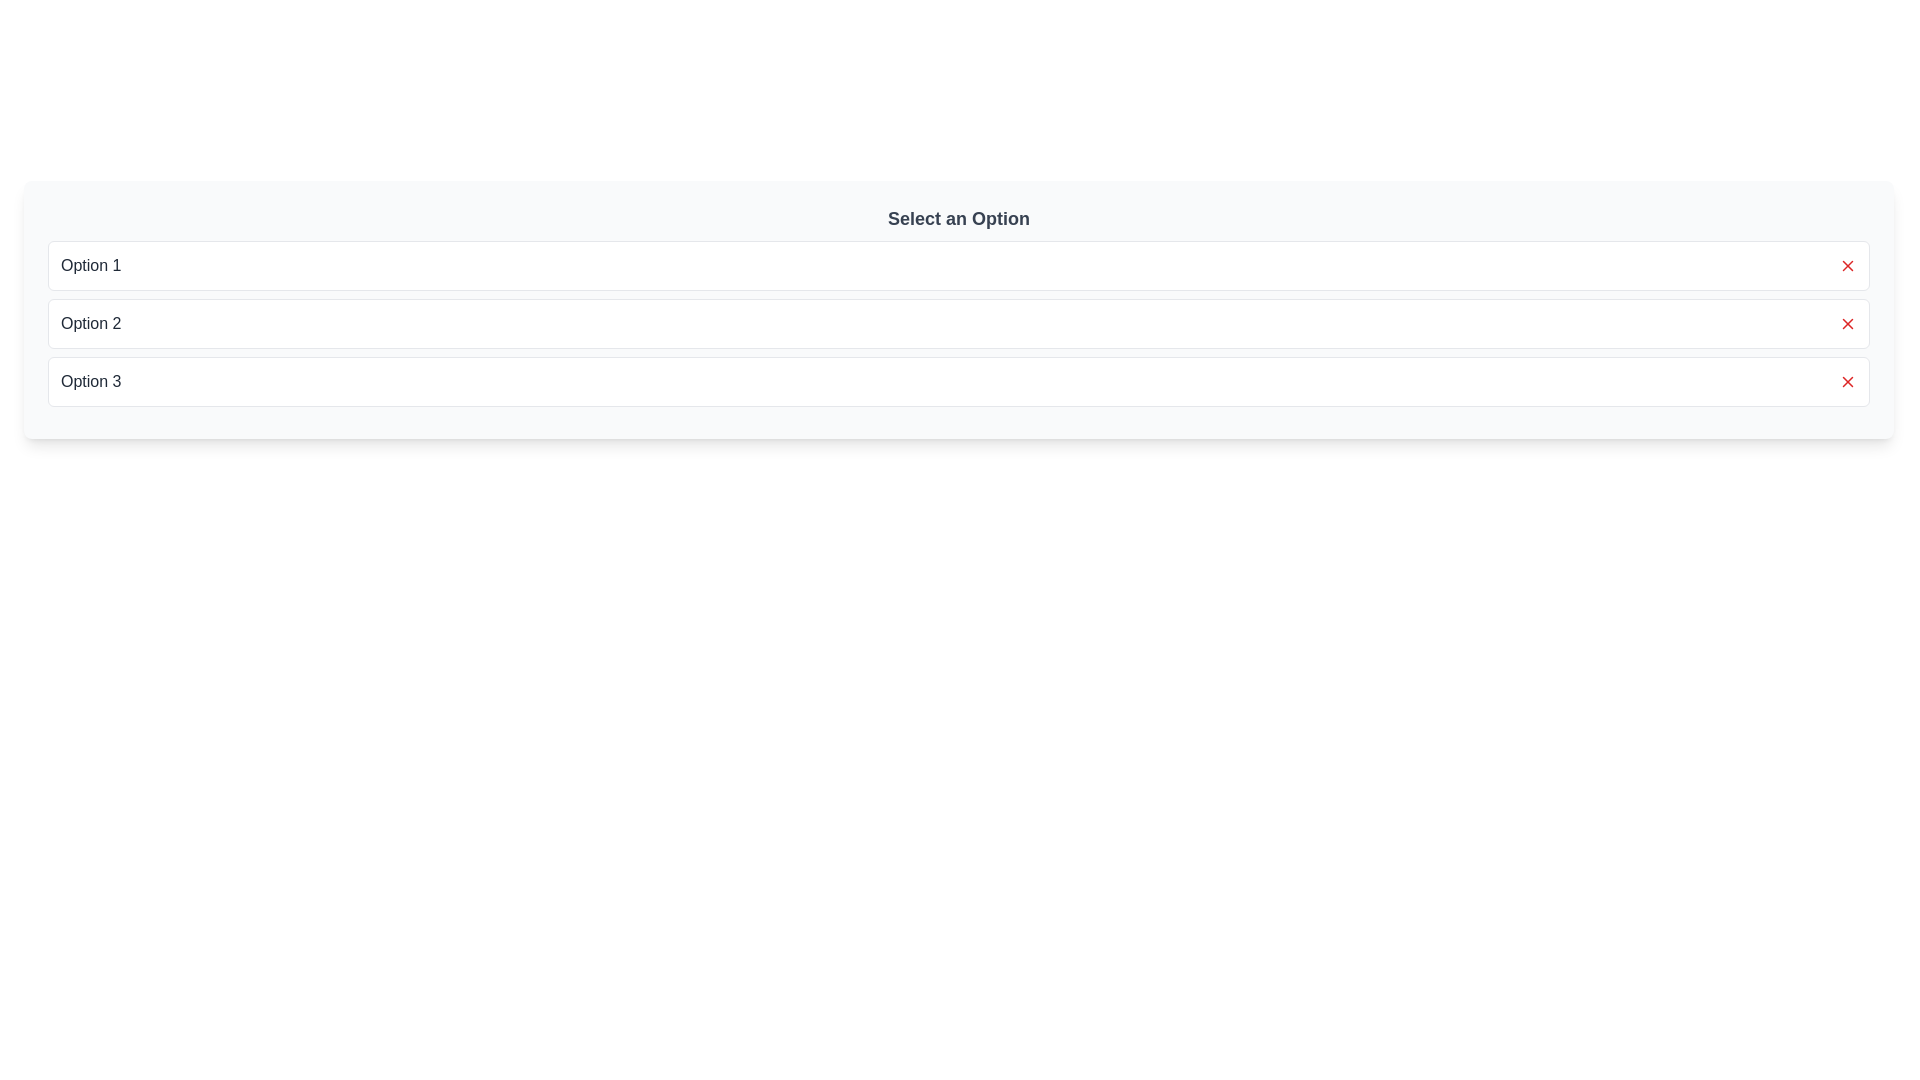  Describe the element at coordinates (1847, 323) in the screenshot. I see `the deletion Icon Button located at the far-right side of the 'Option 2' row` at that location.